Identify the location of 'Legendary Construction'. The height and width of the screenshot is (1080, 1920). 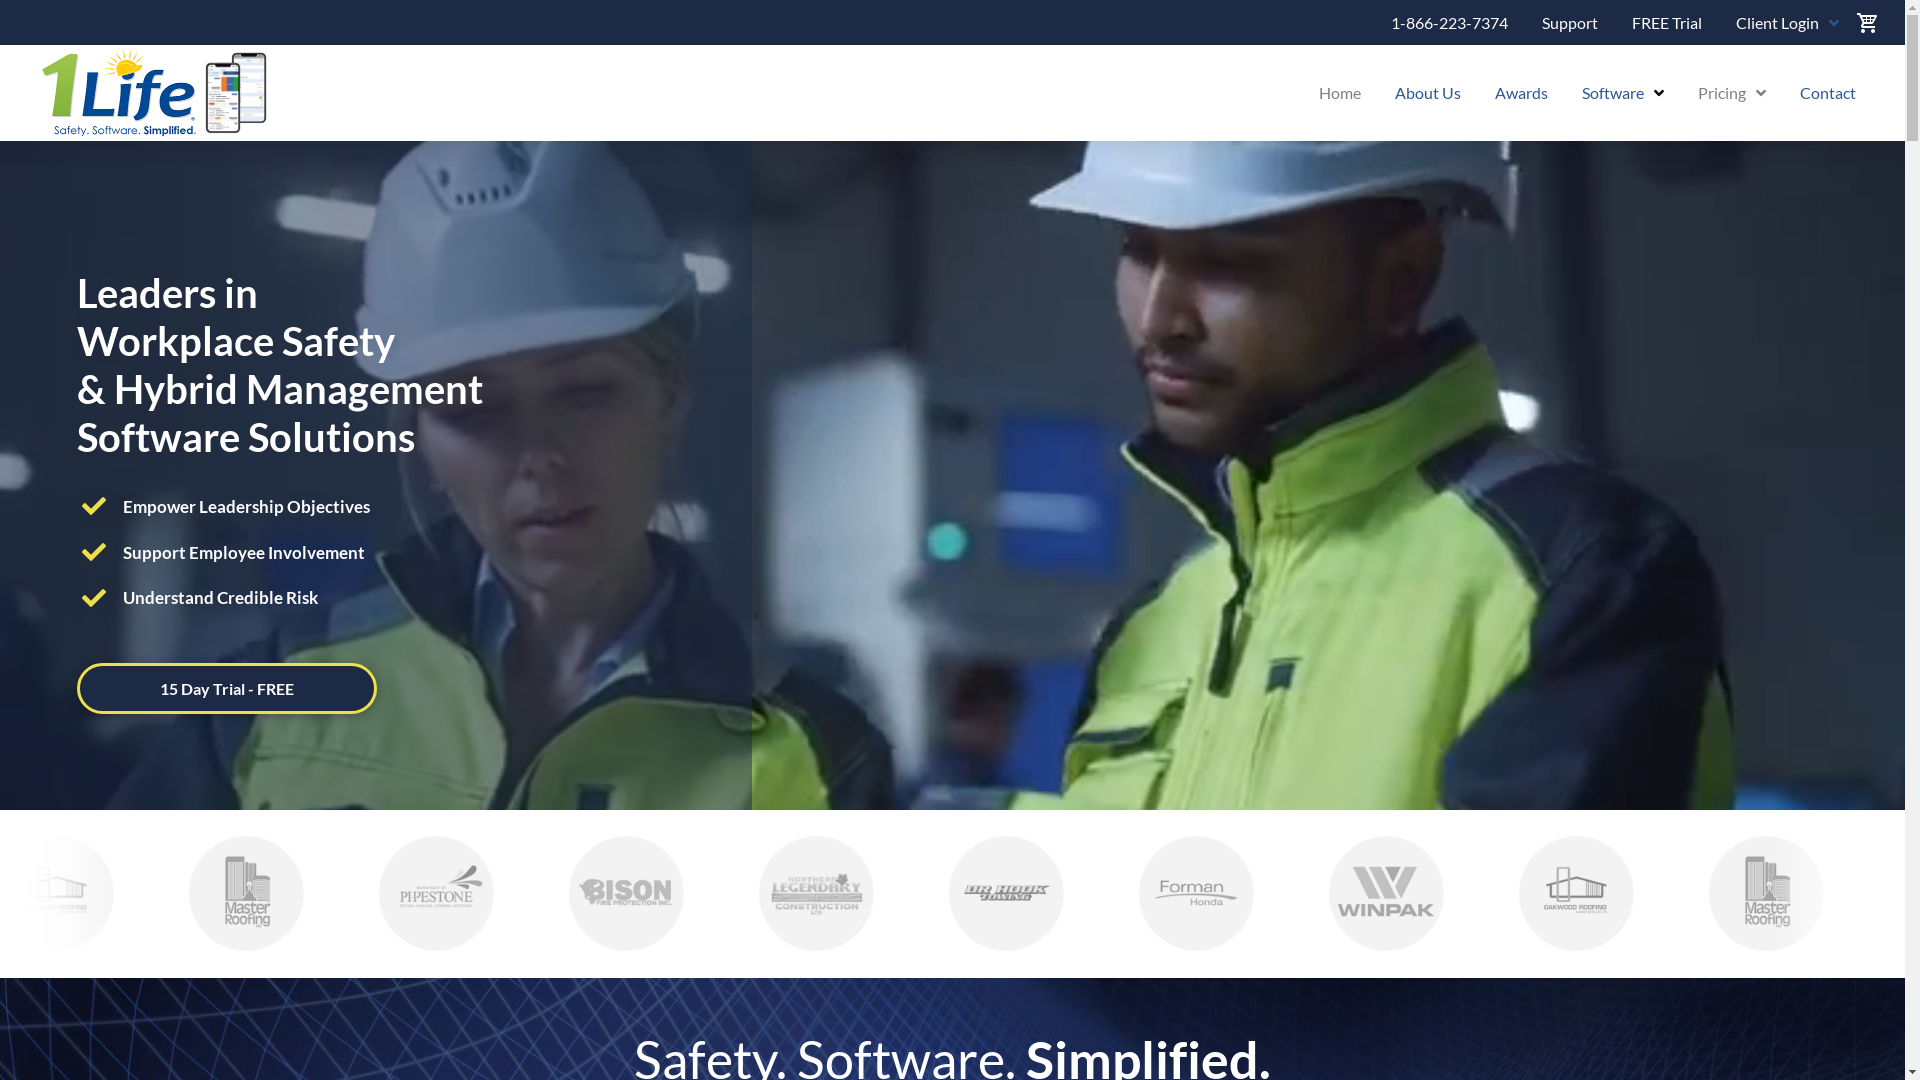
(773, 892).